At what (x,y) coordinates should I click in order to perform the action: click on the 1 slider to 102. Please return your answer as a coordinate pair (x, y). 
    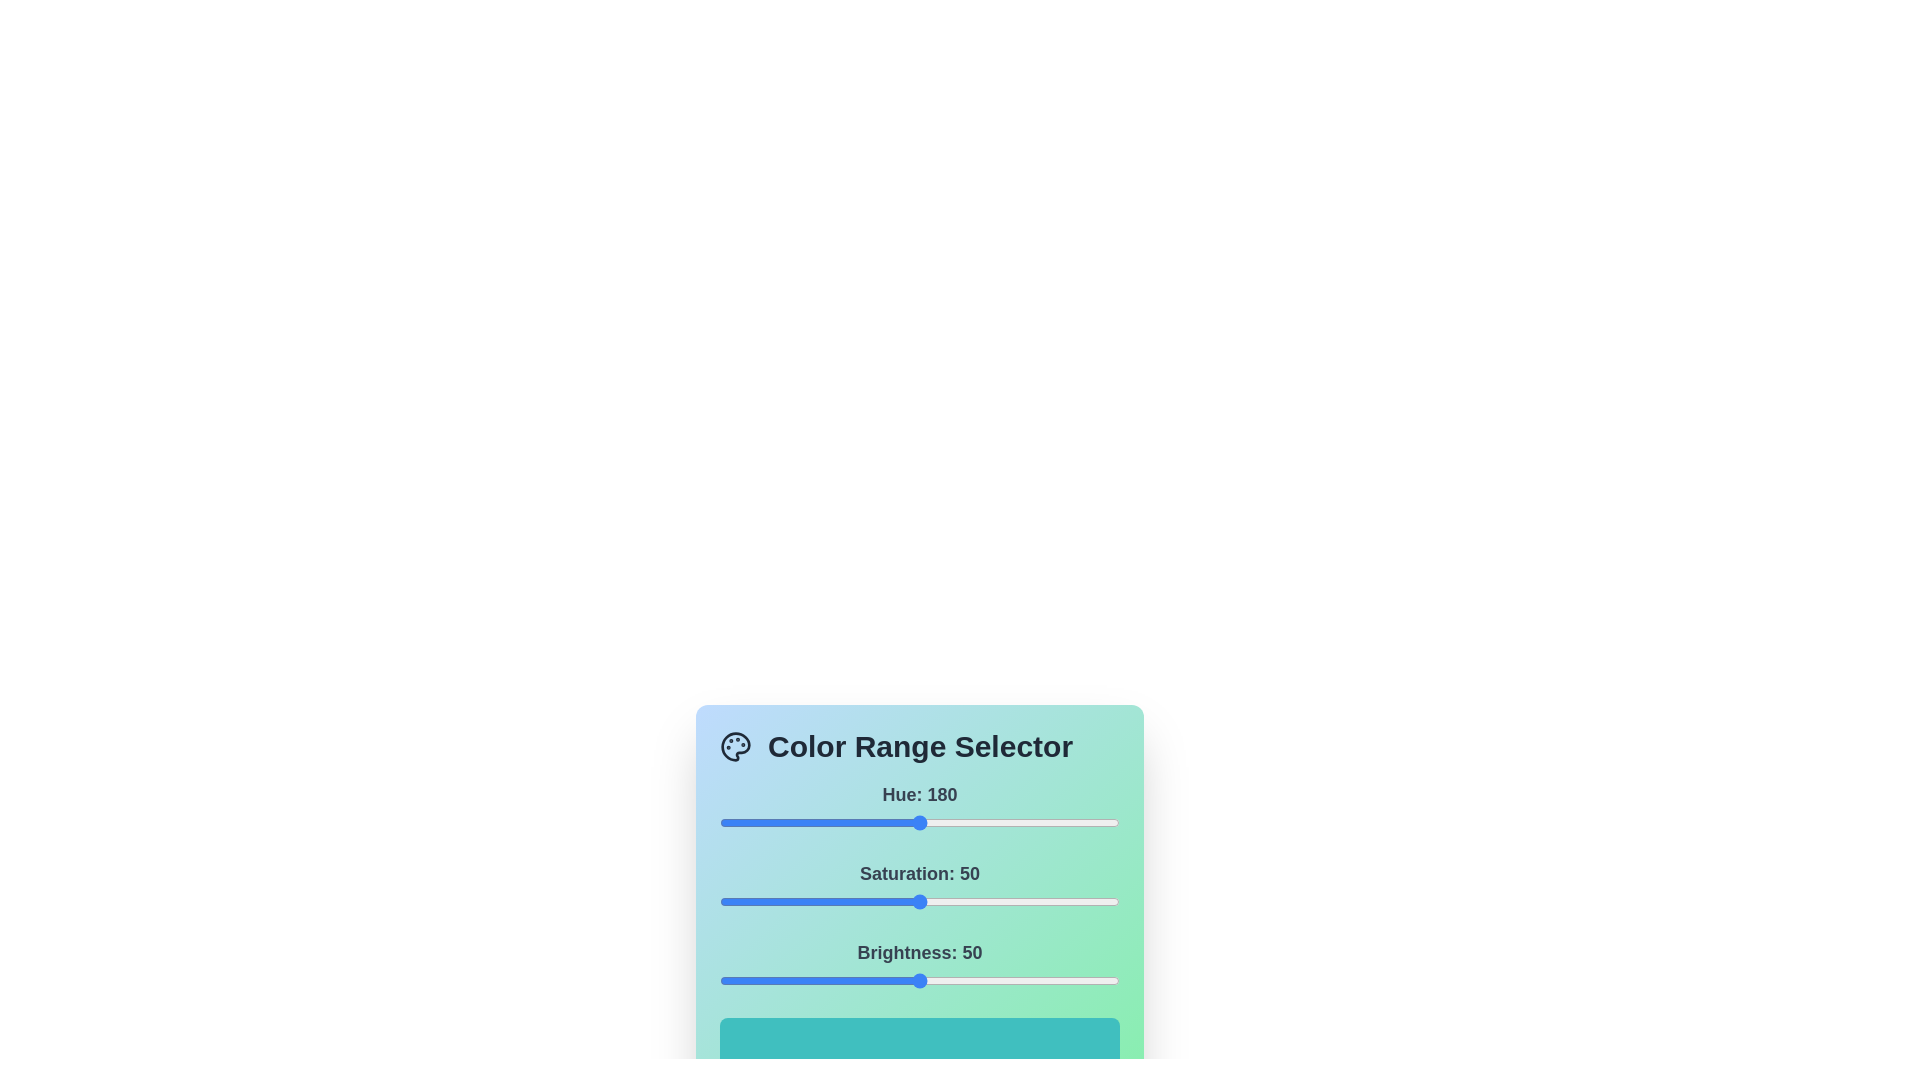
    Looking at the image, I should click on (1128, 902).